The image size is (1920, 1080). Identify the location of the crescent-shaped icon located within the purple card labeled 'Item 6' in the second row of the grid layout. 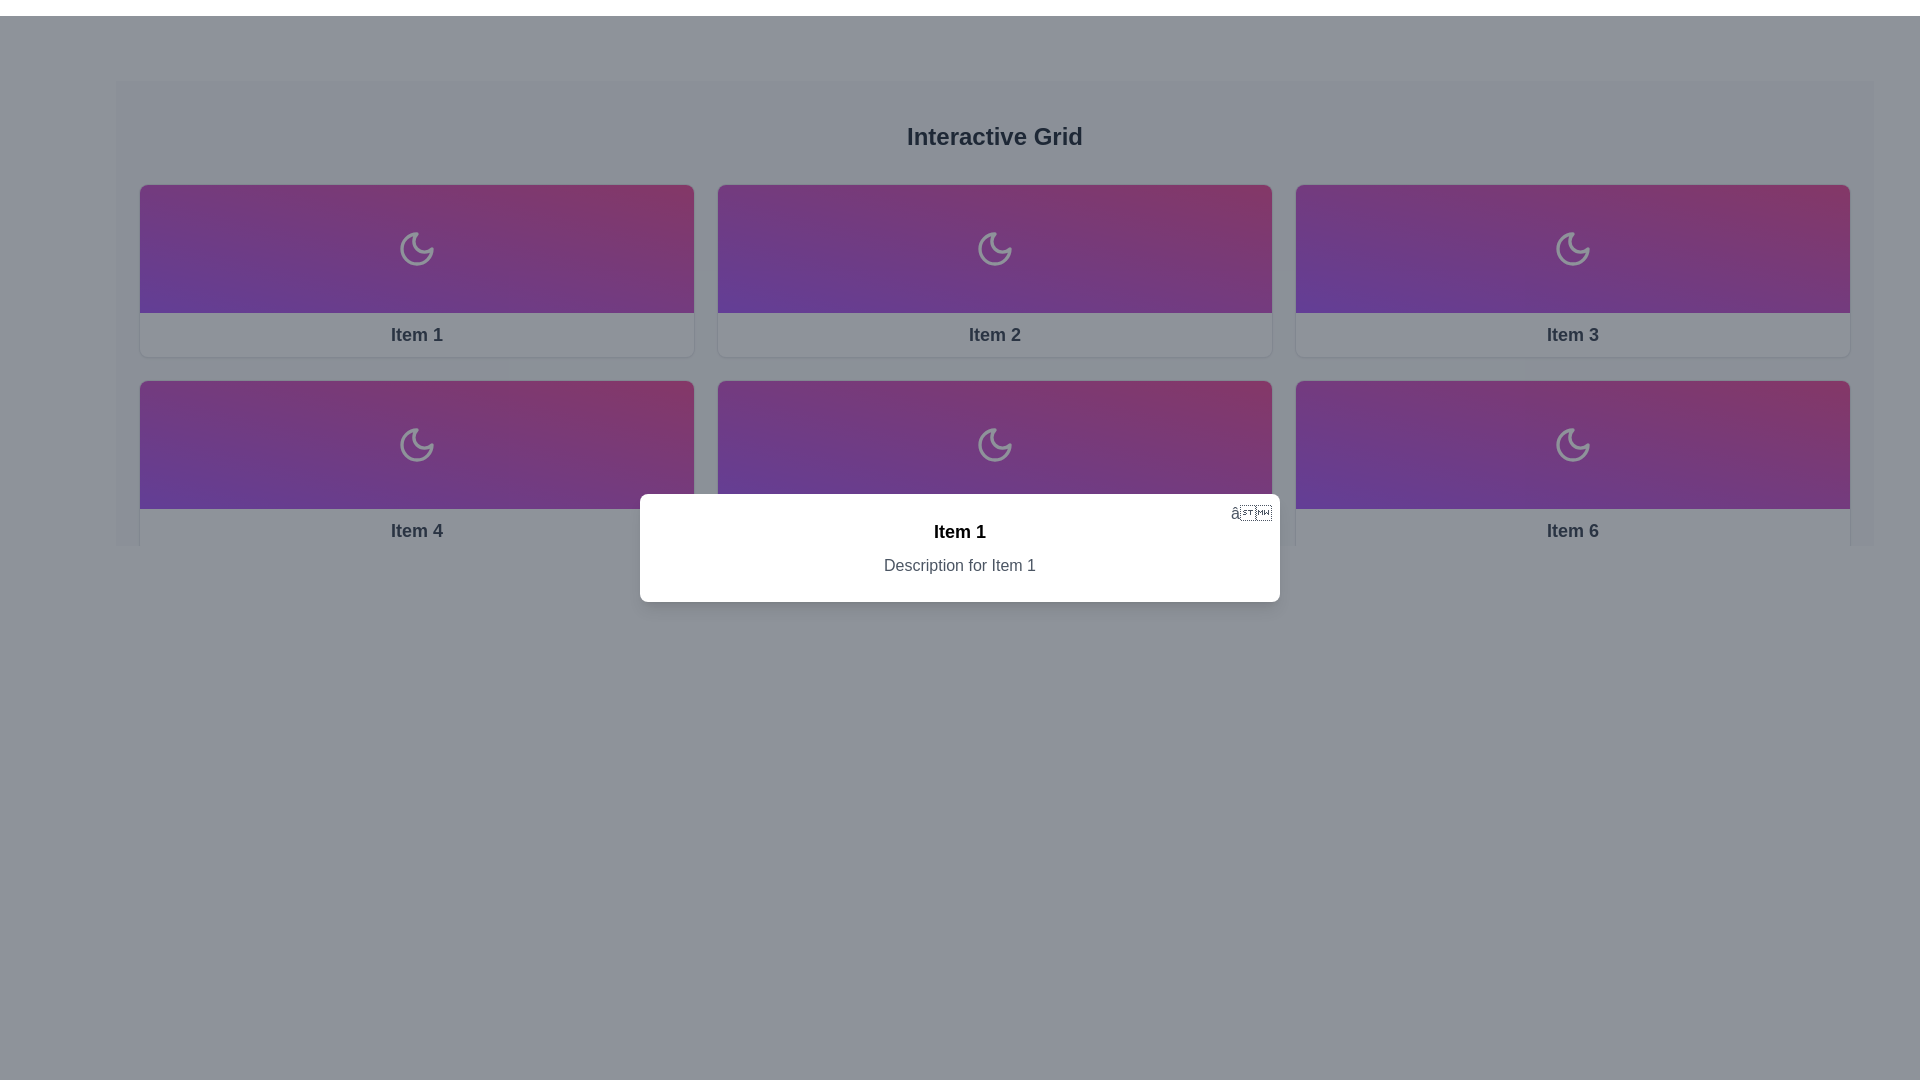
(1572, 443).